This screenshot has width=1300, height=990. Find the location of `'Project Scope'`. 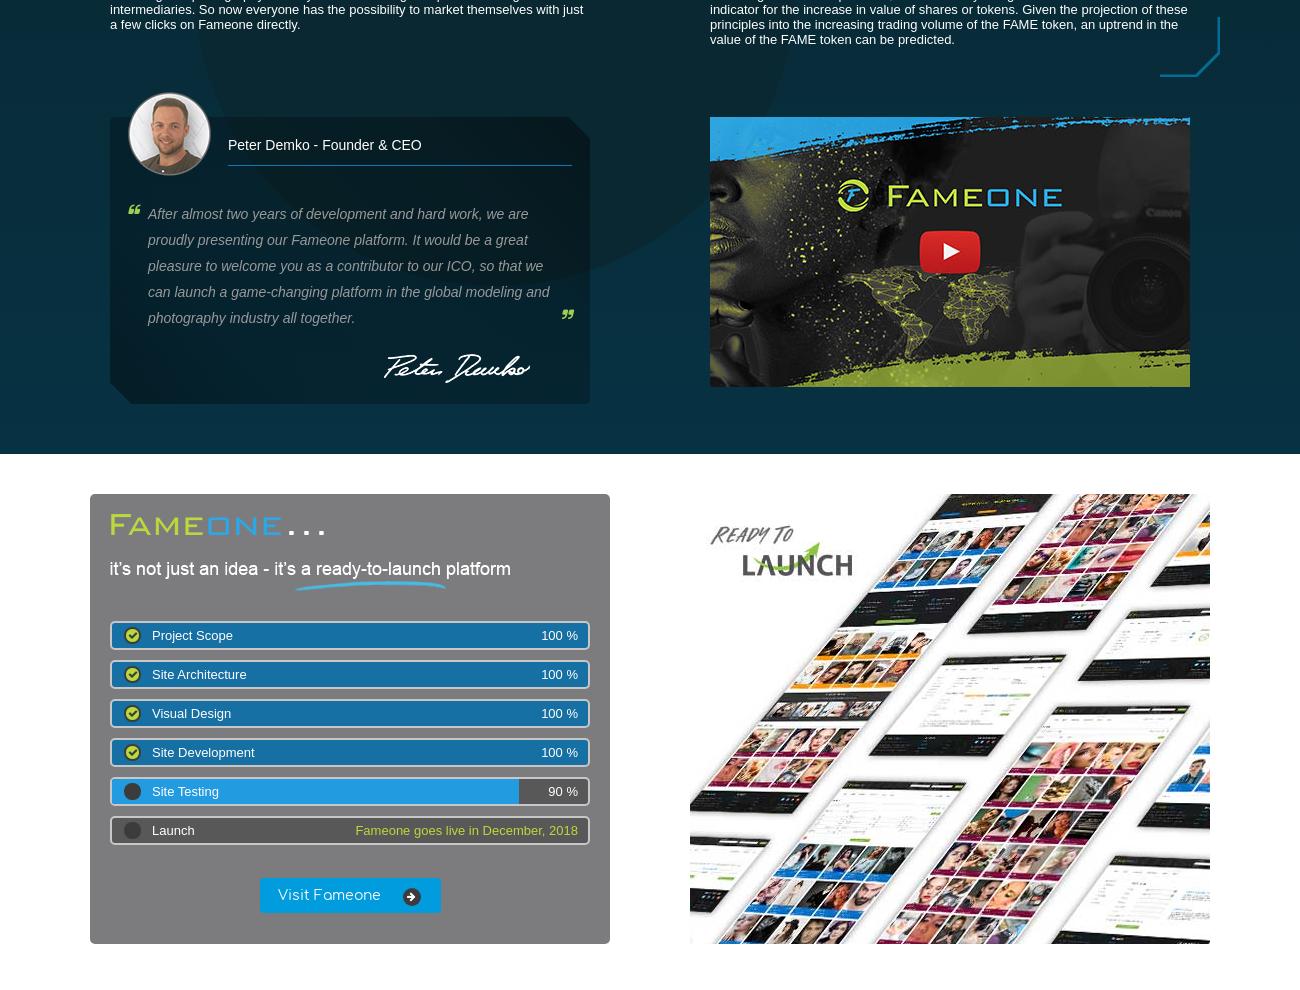

'Project Scope' is located at coordinates (192, 634).